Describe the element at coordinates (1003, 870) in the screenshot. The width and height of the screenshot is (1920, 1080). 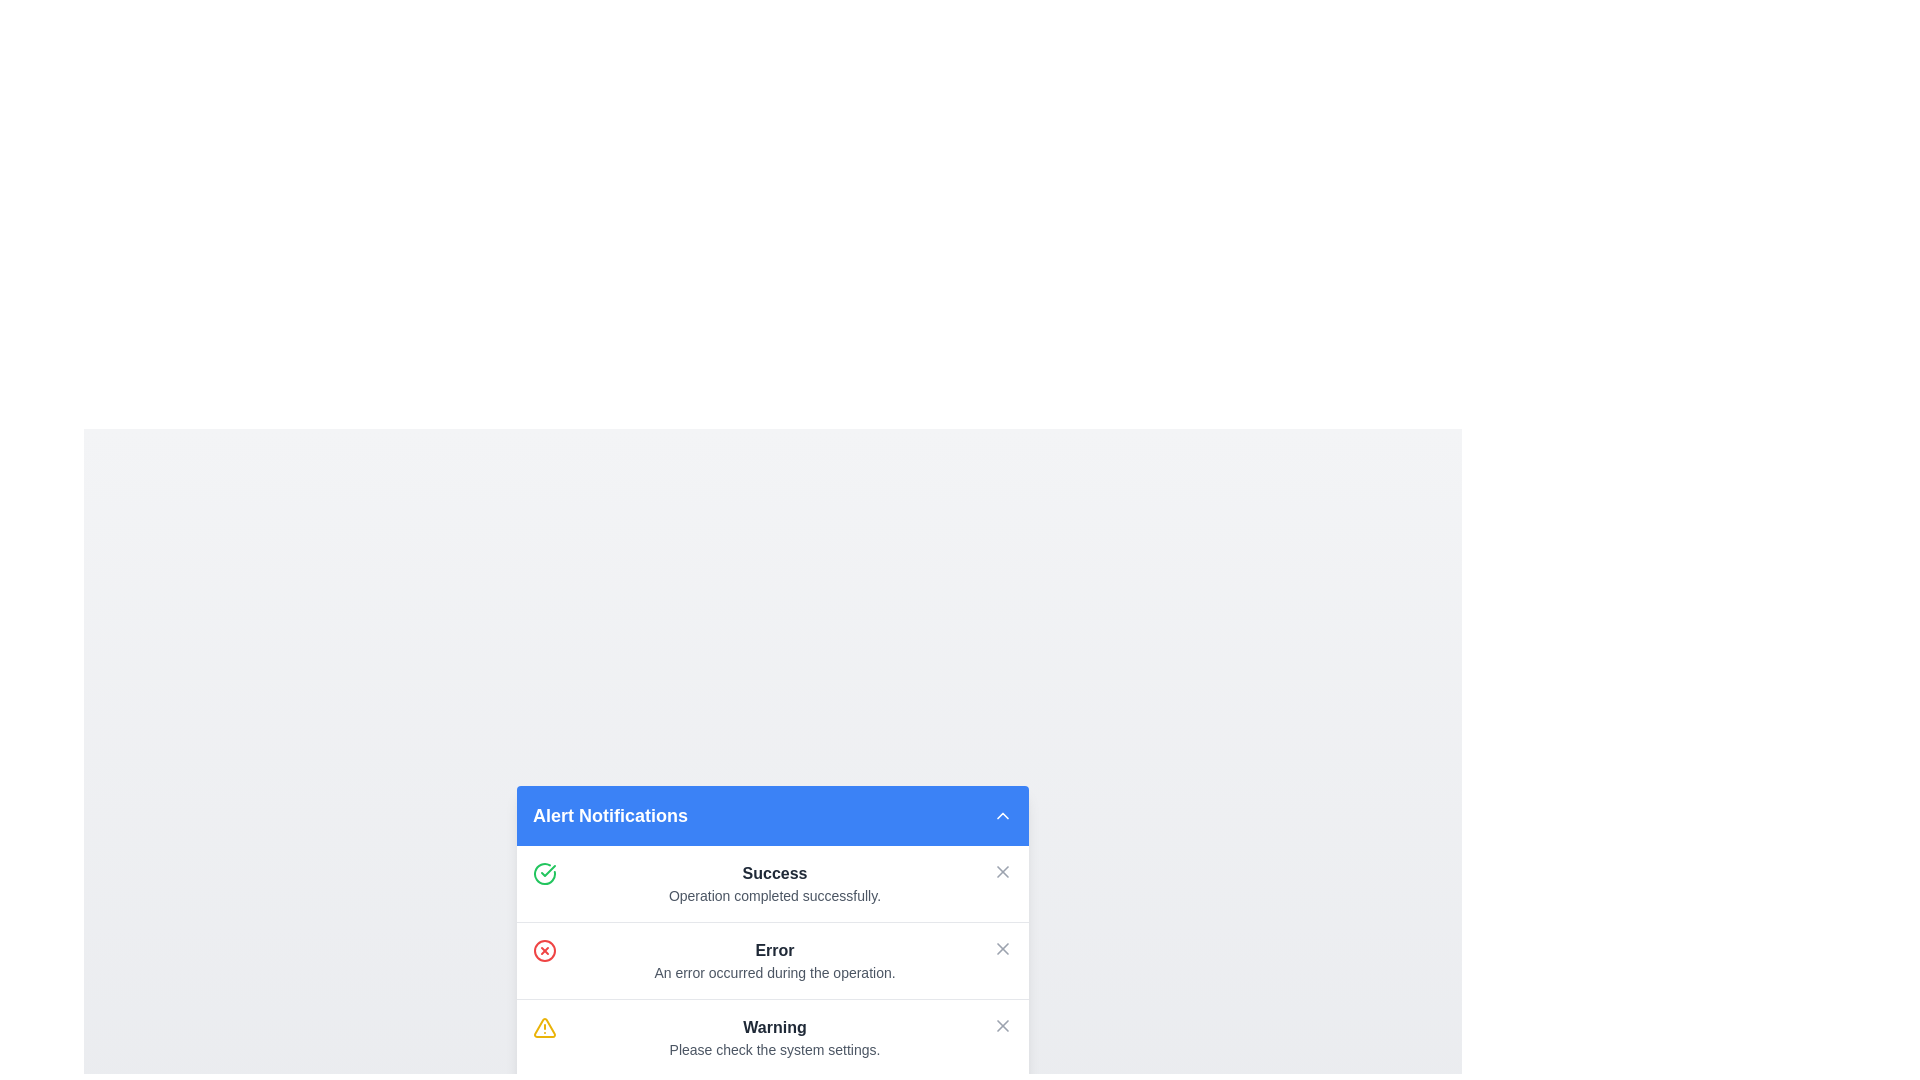
I see `the close button icon, which resembles a gray 'X' and is located at the top-right corner of the 'Success' notification` at that location.